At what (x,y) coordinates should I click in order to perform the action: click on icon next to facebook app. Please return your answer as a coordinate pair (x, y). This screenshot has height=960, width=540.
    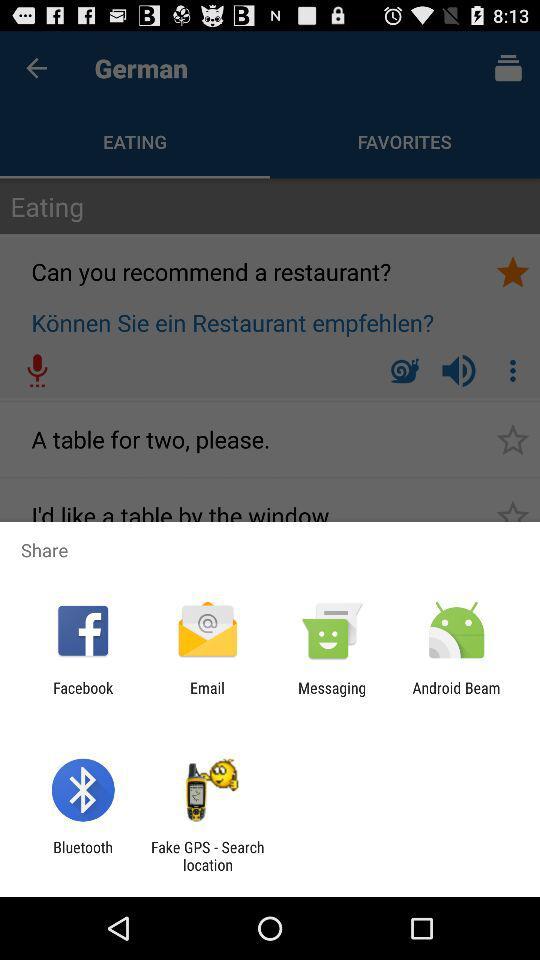
    Looking at the image, I should click on (206, 696).